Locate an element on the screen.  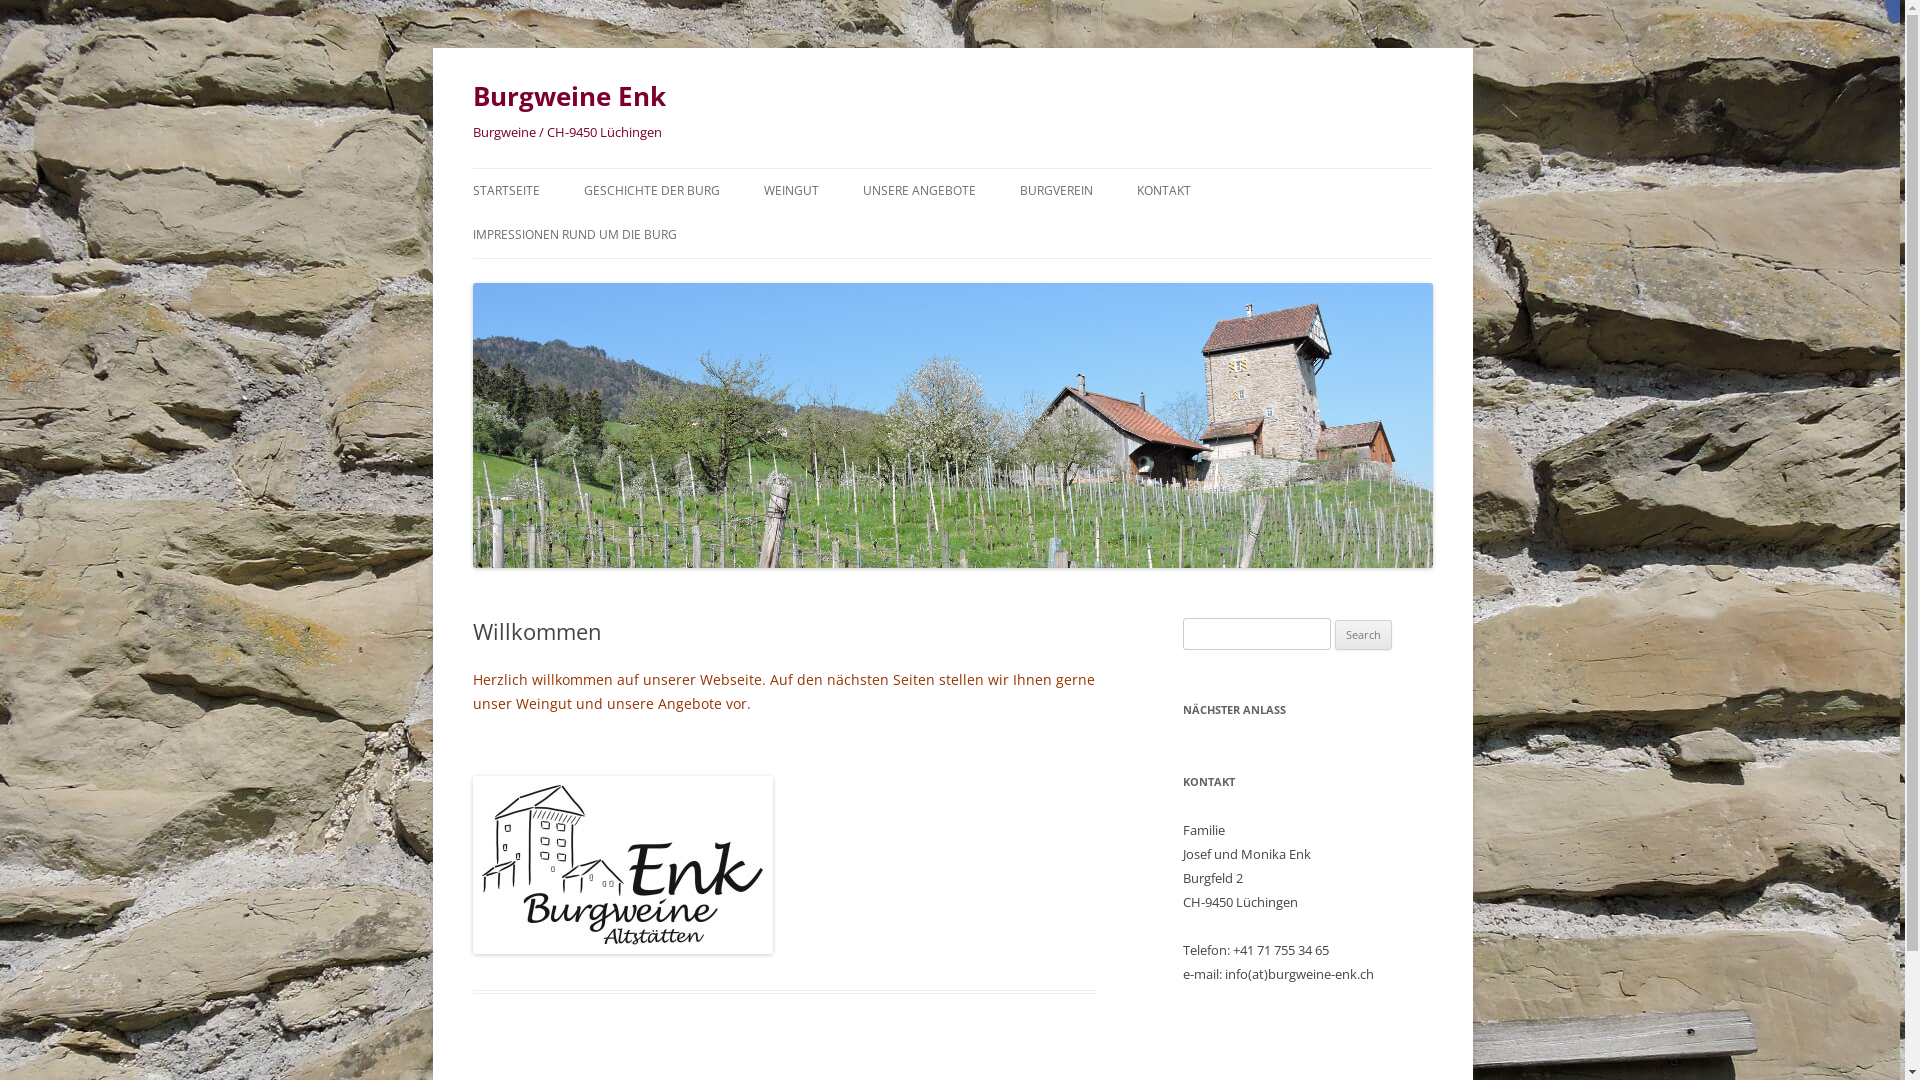
'Skip to content' is located at coordinates (1002, 173).